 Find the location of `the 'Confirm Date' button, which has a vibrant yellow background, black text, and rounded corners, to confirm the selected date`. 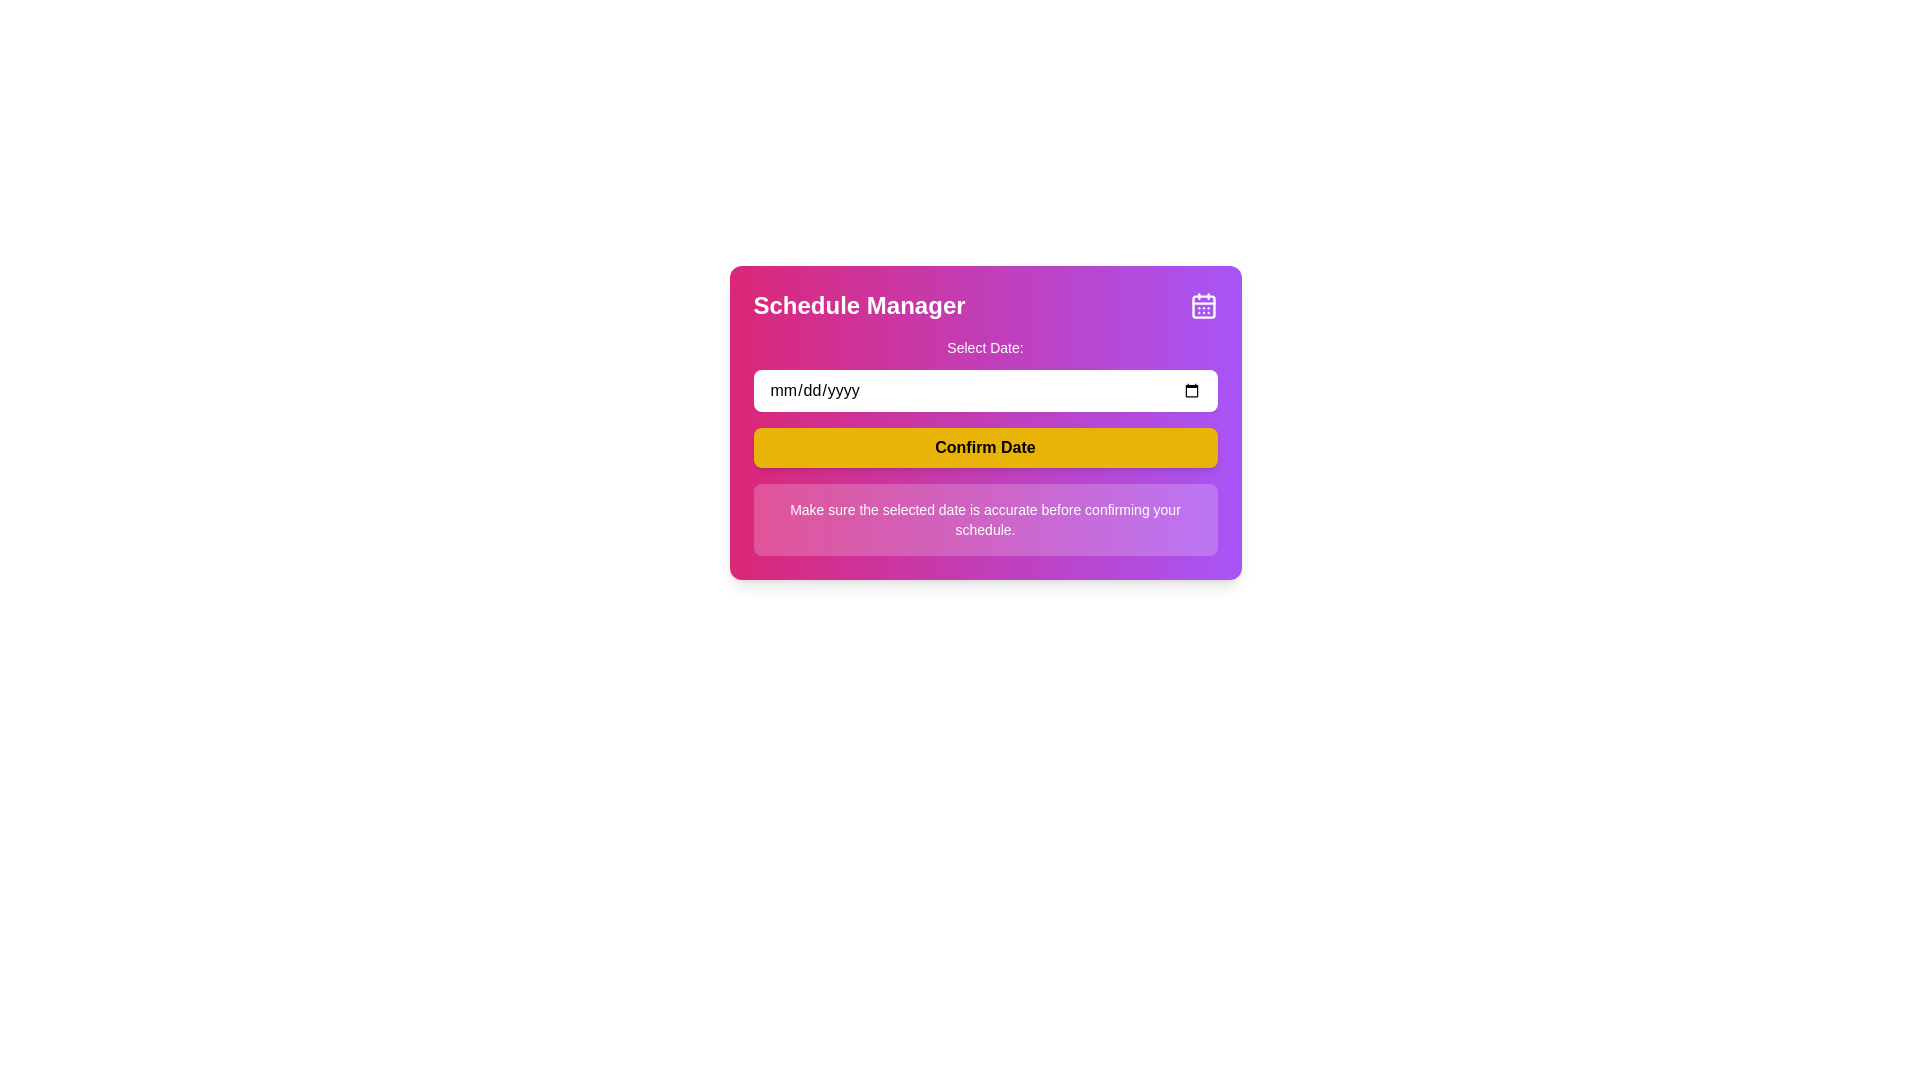

the 'Confirm Date' button, which has a vibrant yellow background, black text, and rounded corners, to confirm the selected date is located at coordinates (985, 446).